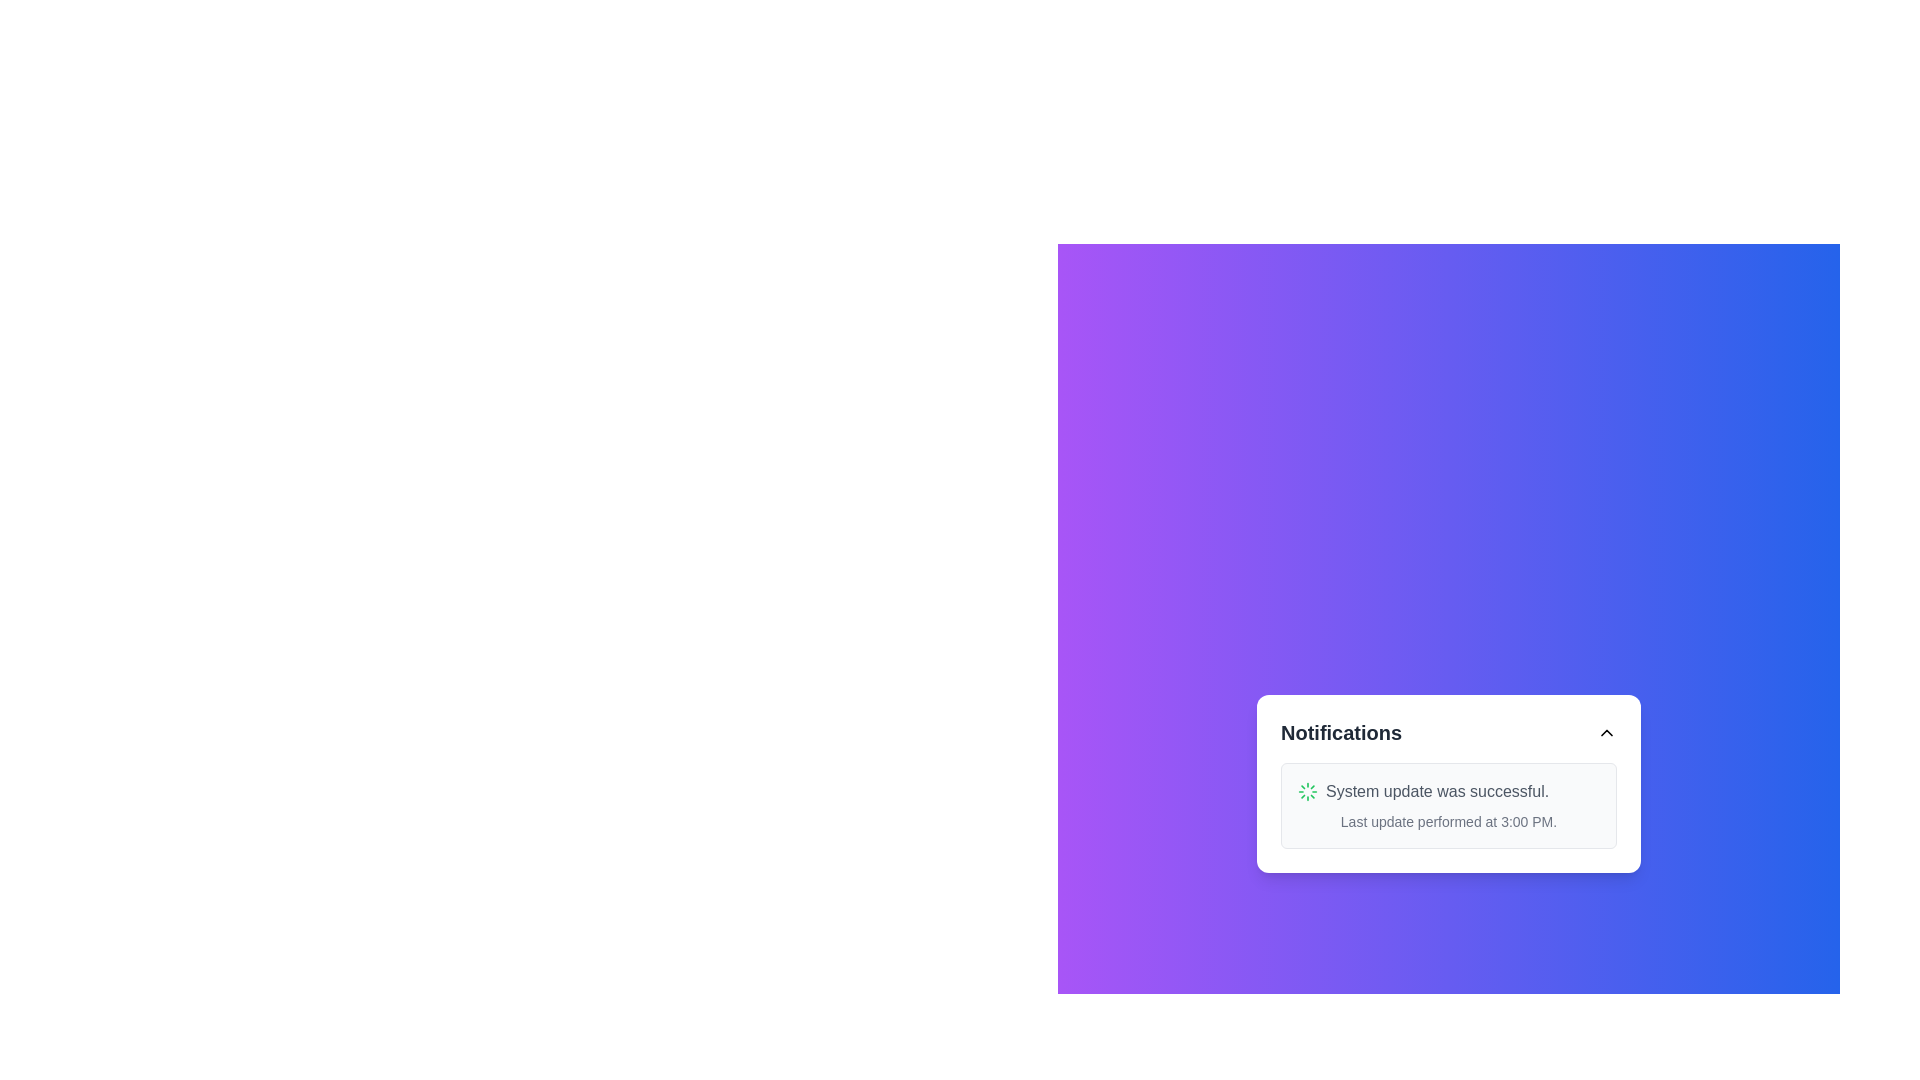  Describe the element at coordinates (1341, 732) in the screenshot. I see `the bold header text element displaying 'Notifications' located at the top-left side of the notification card` at that location.